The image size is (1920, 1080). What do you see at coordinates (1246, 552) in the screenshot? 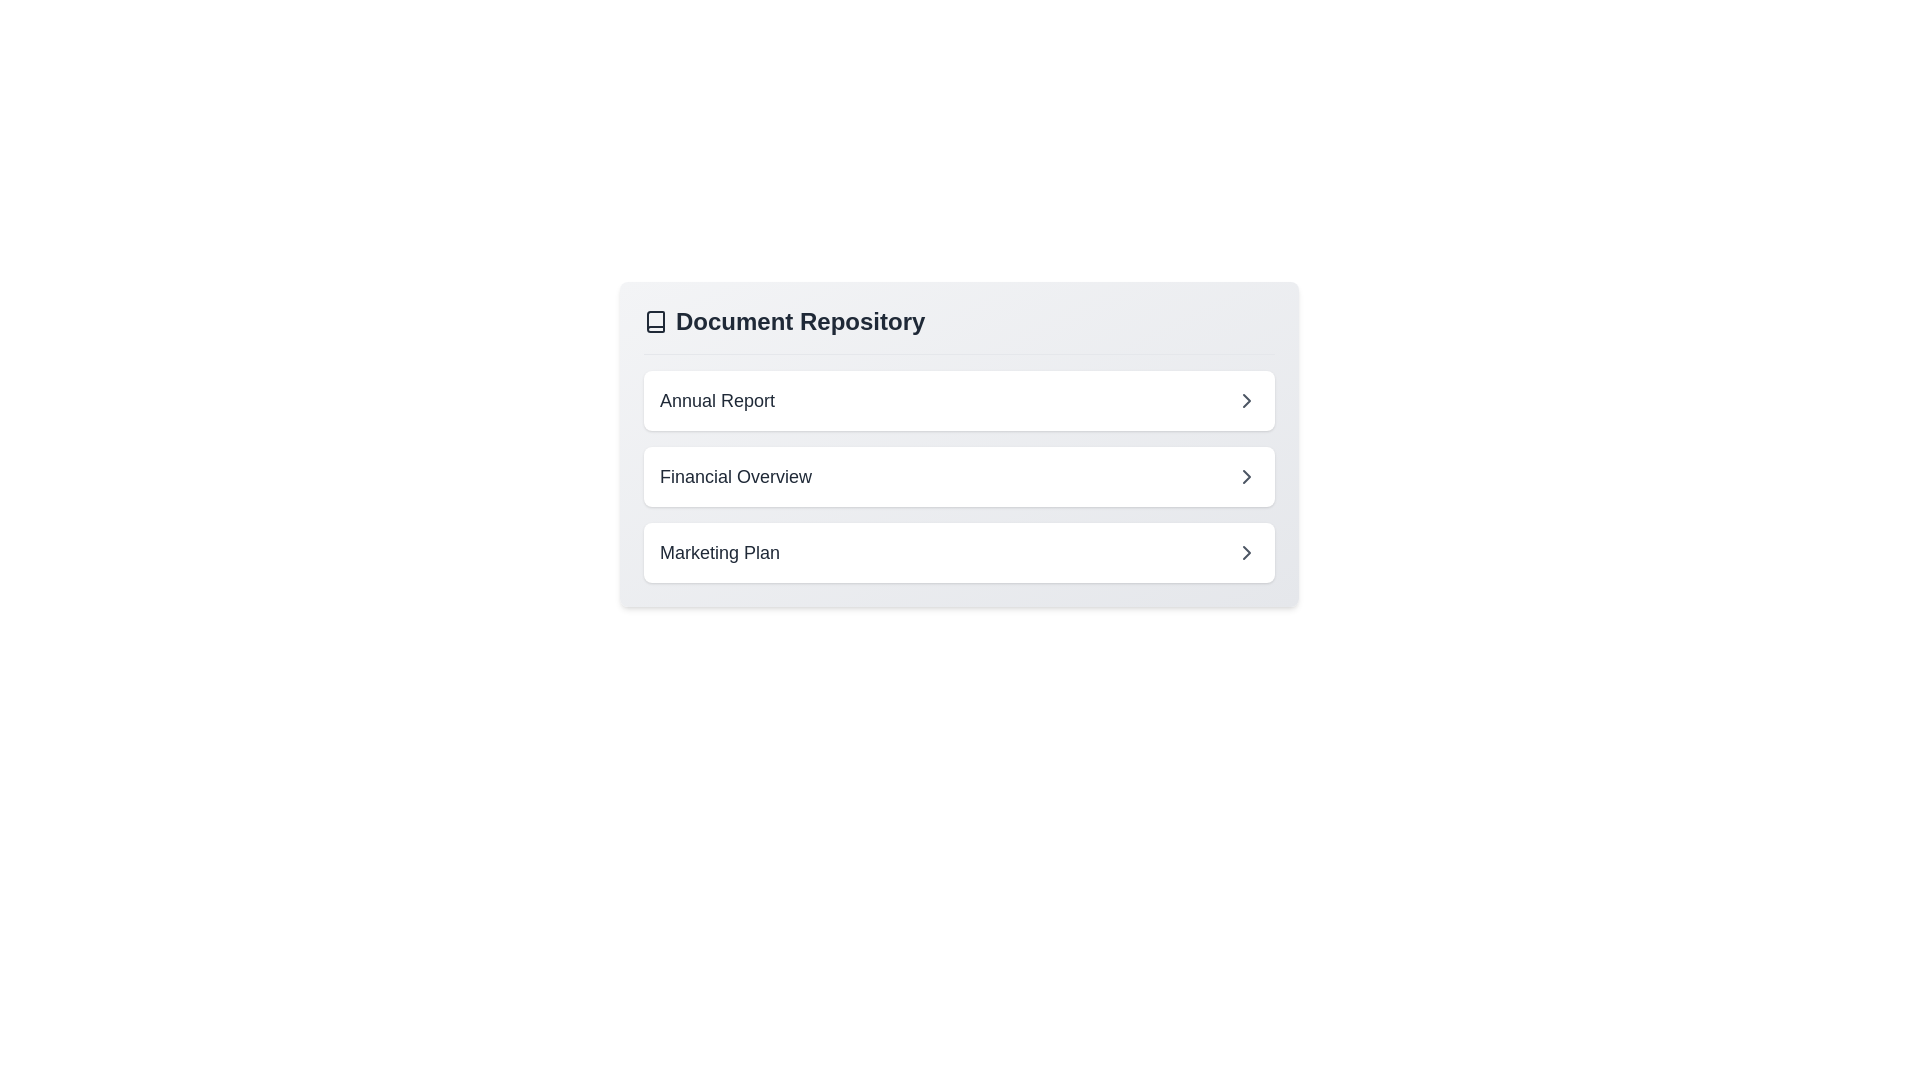
I see `the right-pointing chevron icon located at the far right of the 'Marketing Plan' row in the 'Document Repository' panel` at bounding box center [1246, 552].